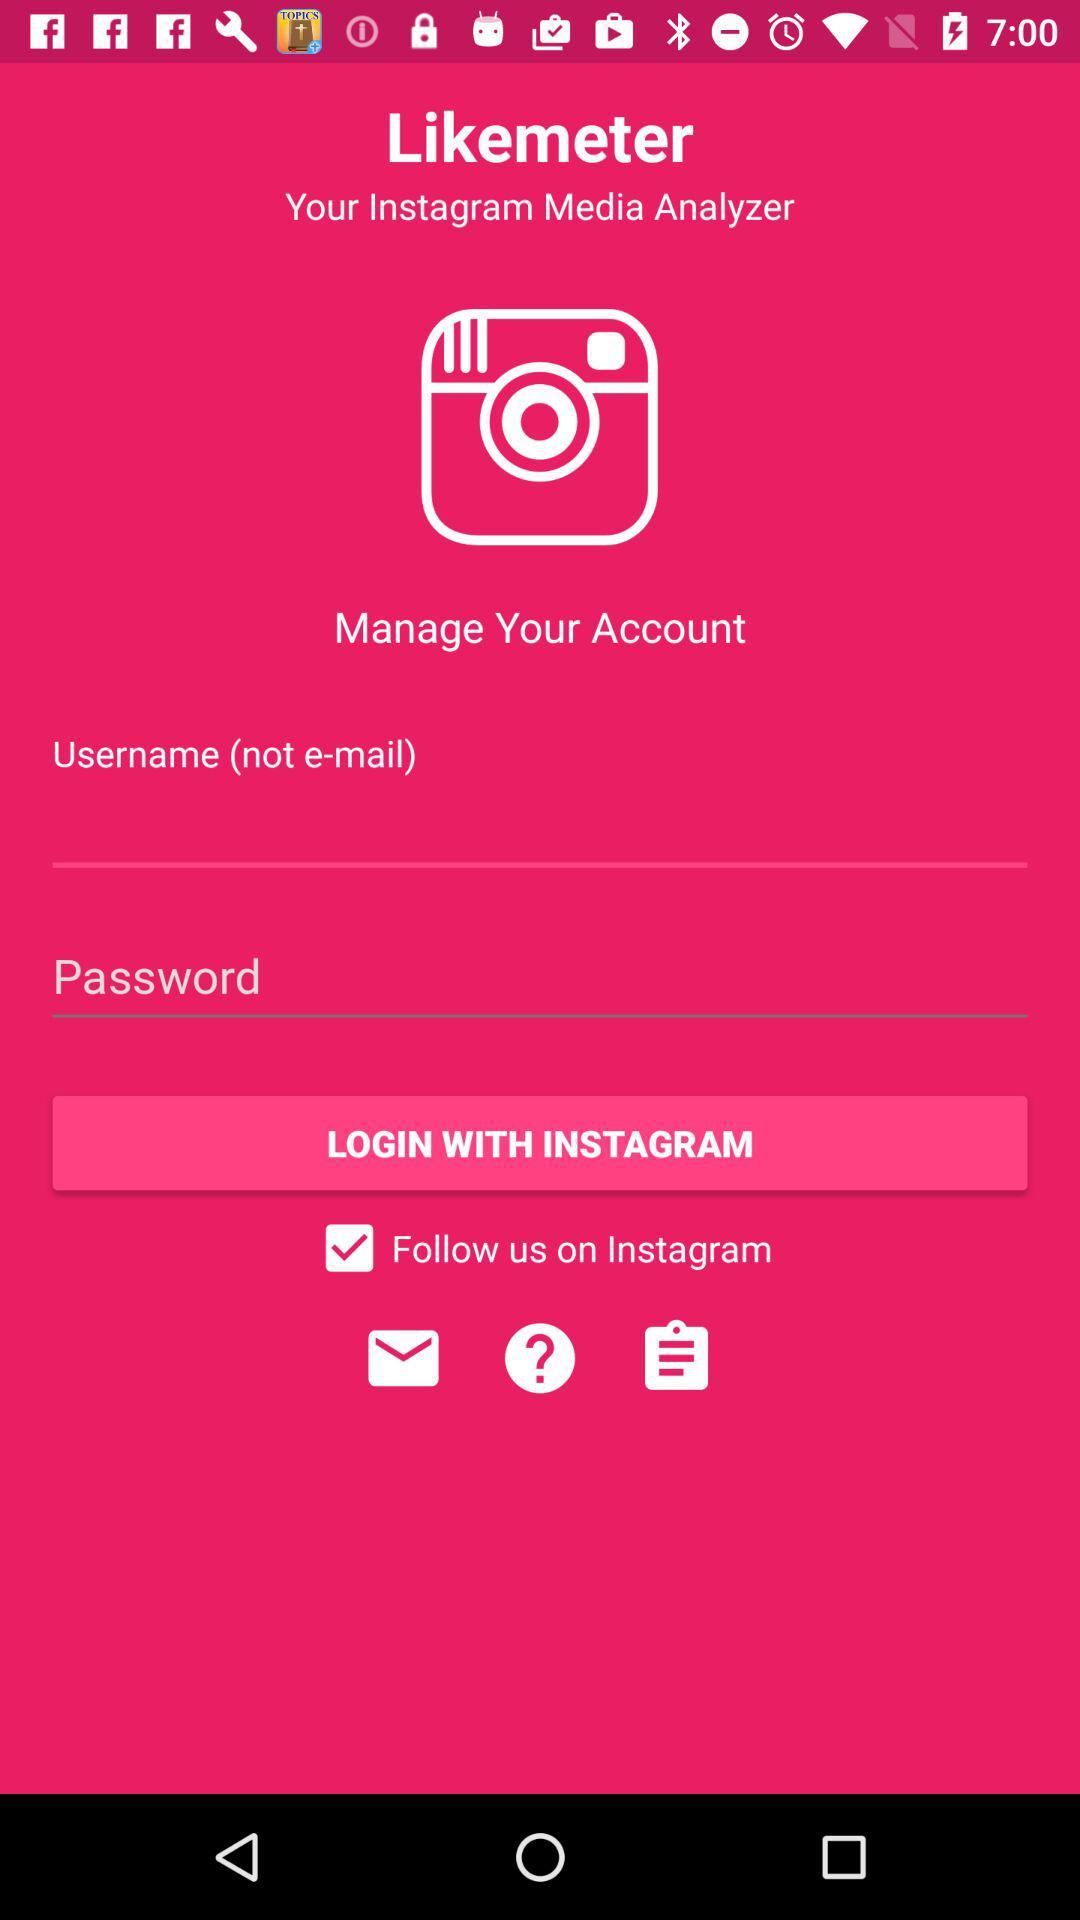 This screenshot has height=1920, width=1080. What do you see at coordinates (540, 1358) in the screenshot?
I see `open help` at bounding box center [540, 1358].